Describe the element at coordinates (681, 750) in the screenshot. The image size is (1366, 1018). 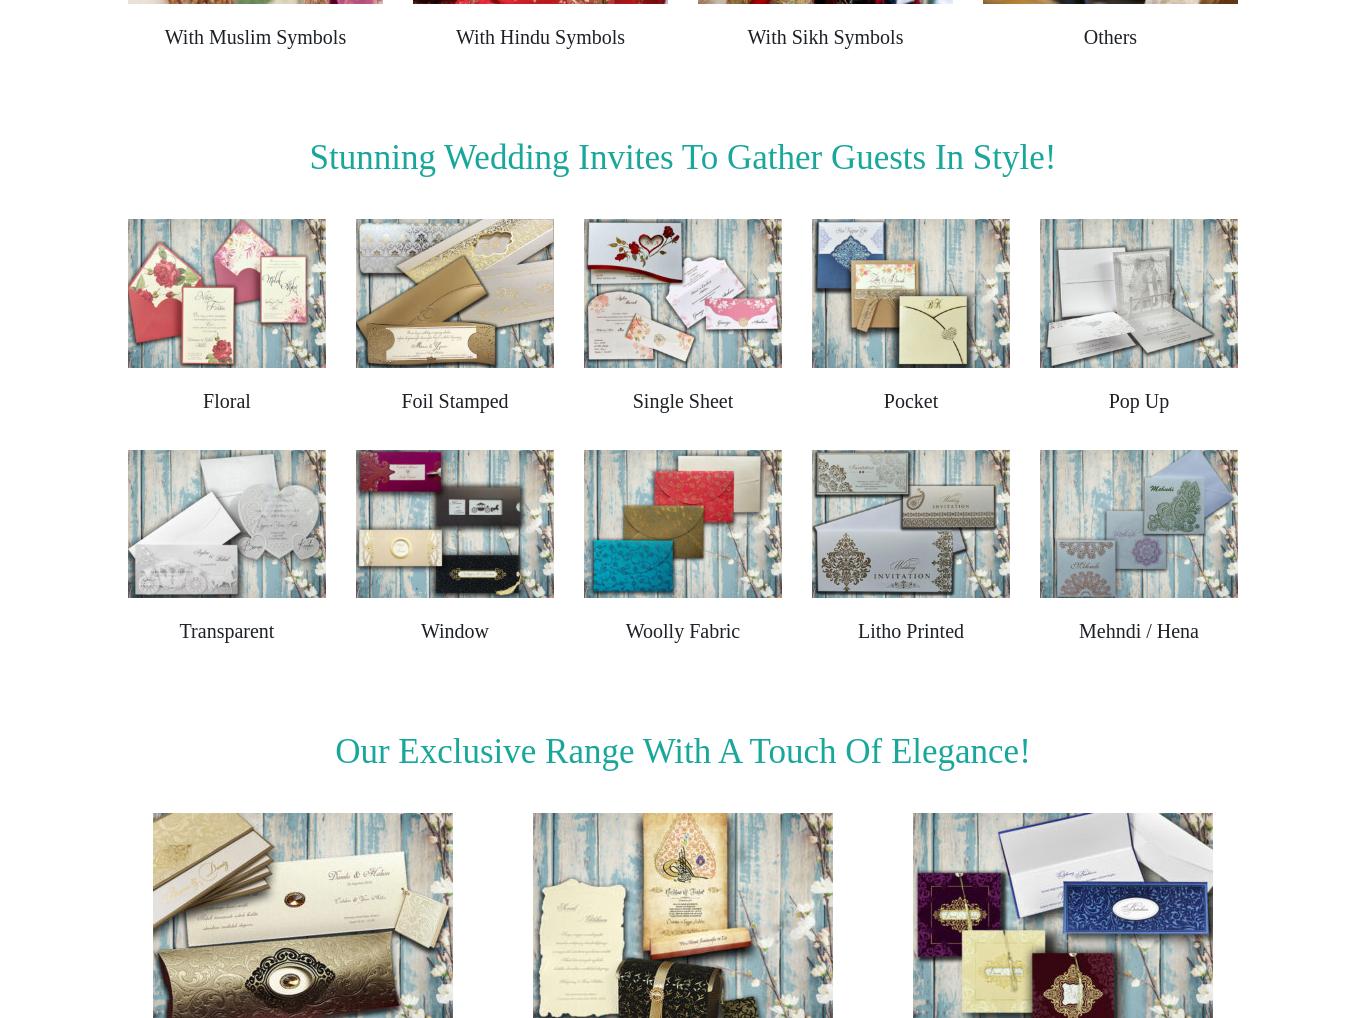
I see `'Our Exclusive Range With A Touch Of Elegance!'` at that location.